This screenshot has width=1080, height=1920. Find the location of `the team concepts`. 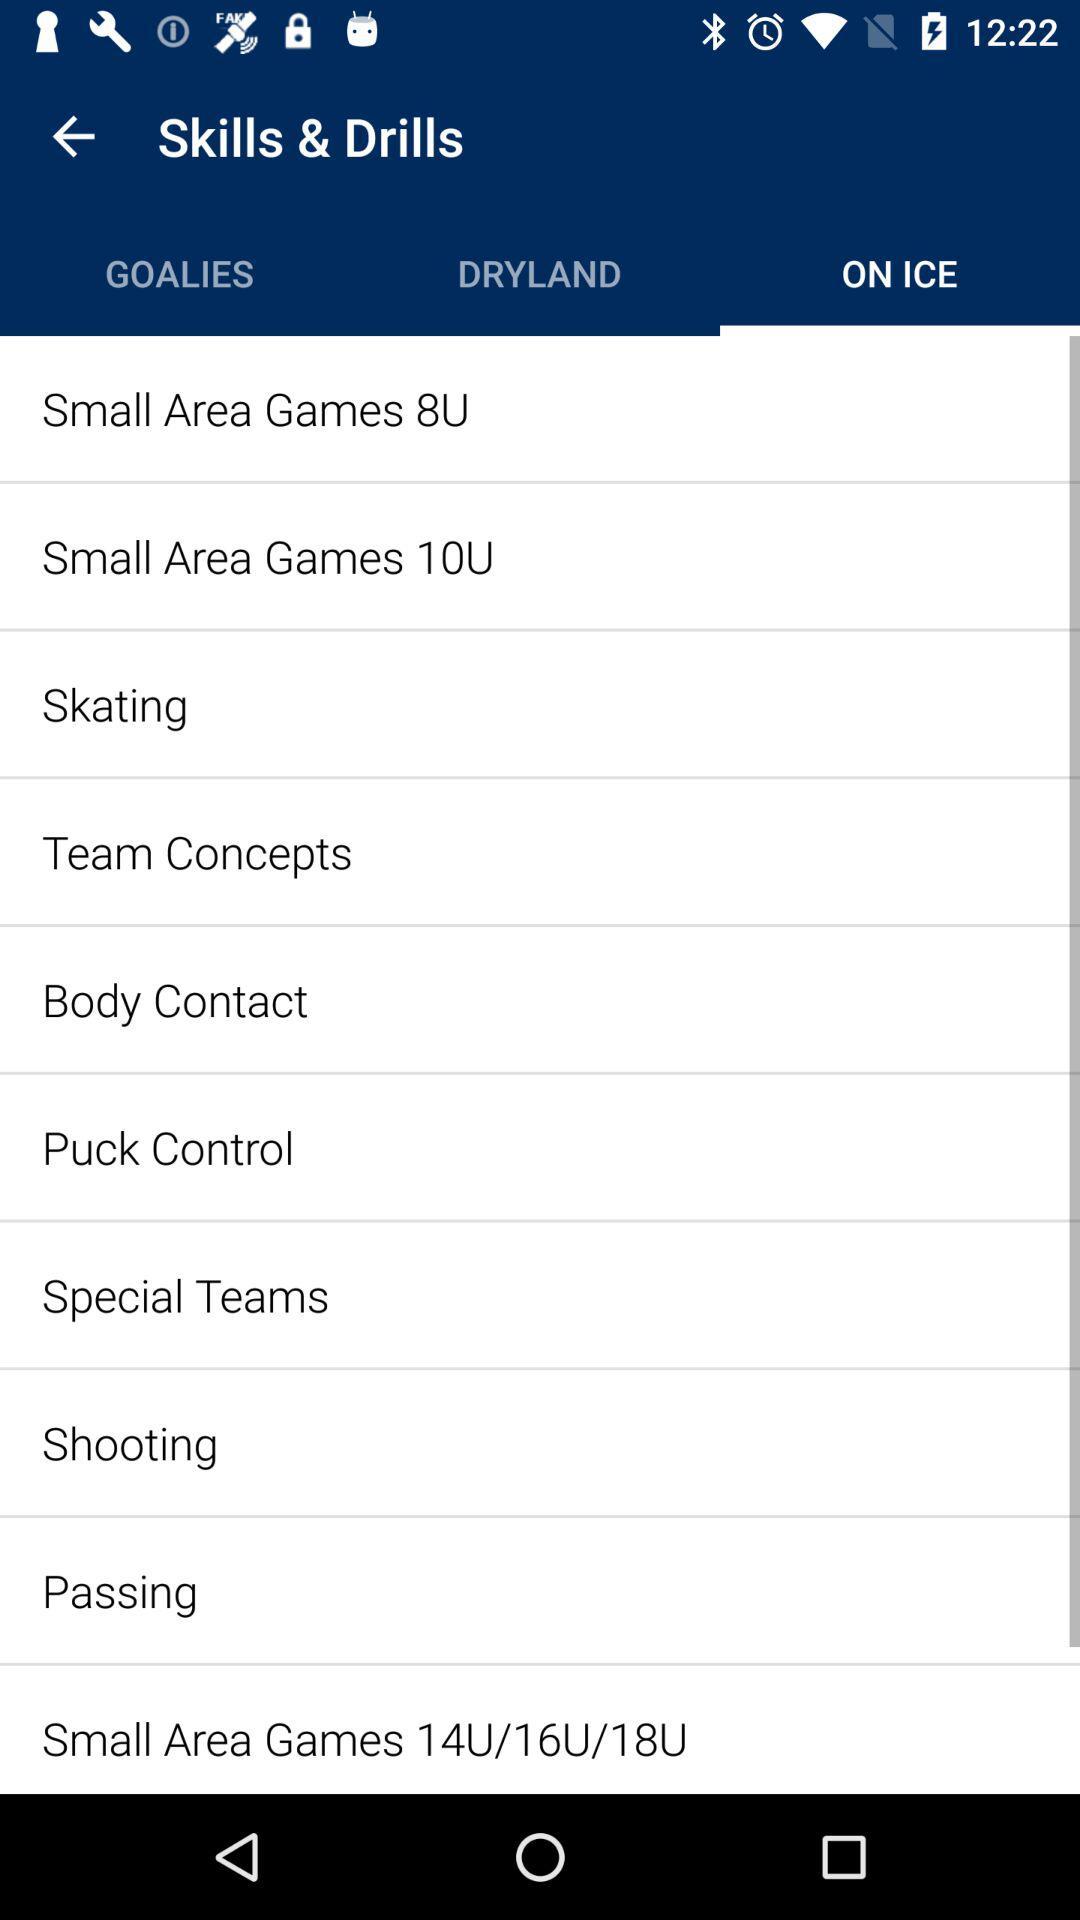

the team concepts is located at coordinates (540, 851).